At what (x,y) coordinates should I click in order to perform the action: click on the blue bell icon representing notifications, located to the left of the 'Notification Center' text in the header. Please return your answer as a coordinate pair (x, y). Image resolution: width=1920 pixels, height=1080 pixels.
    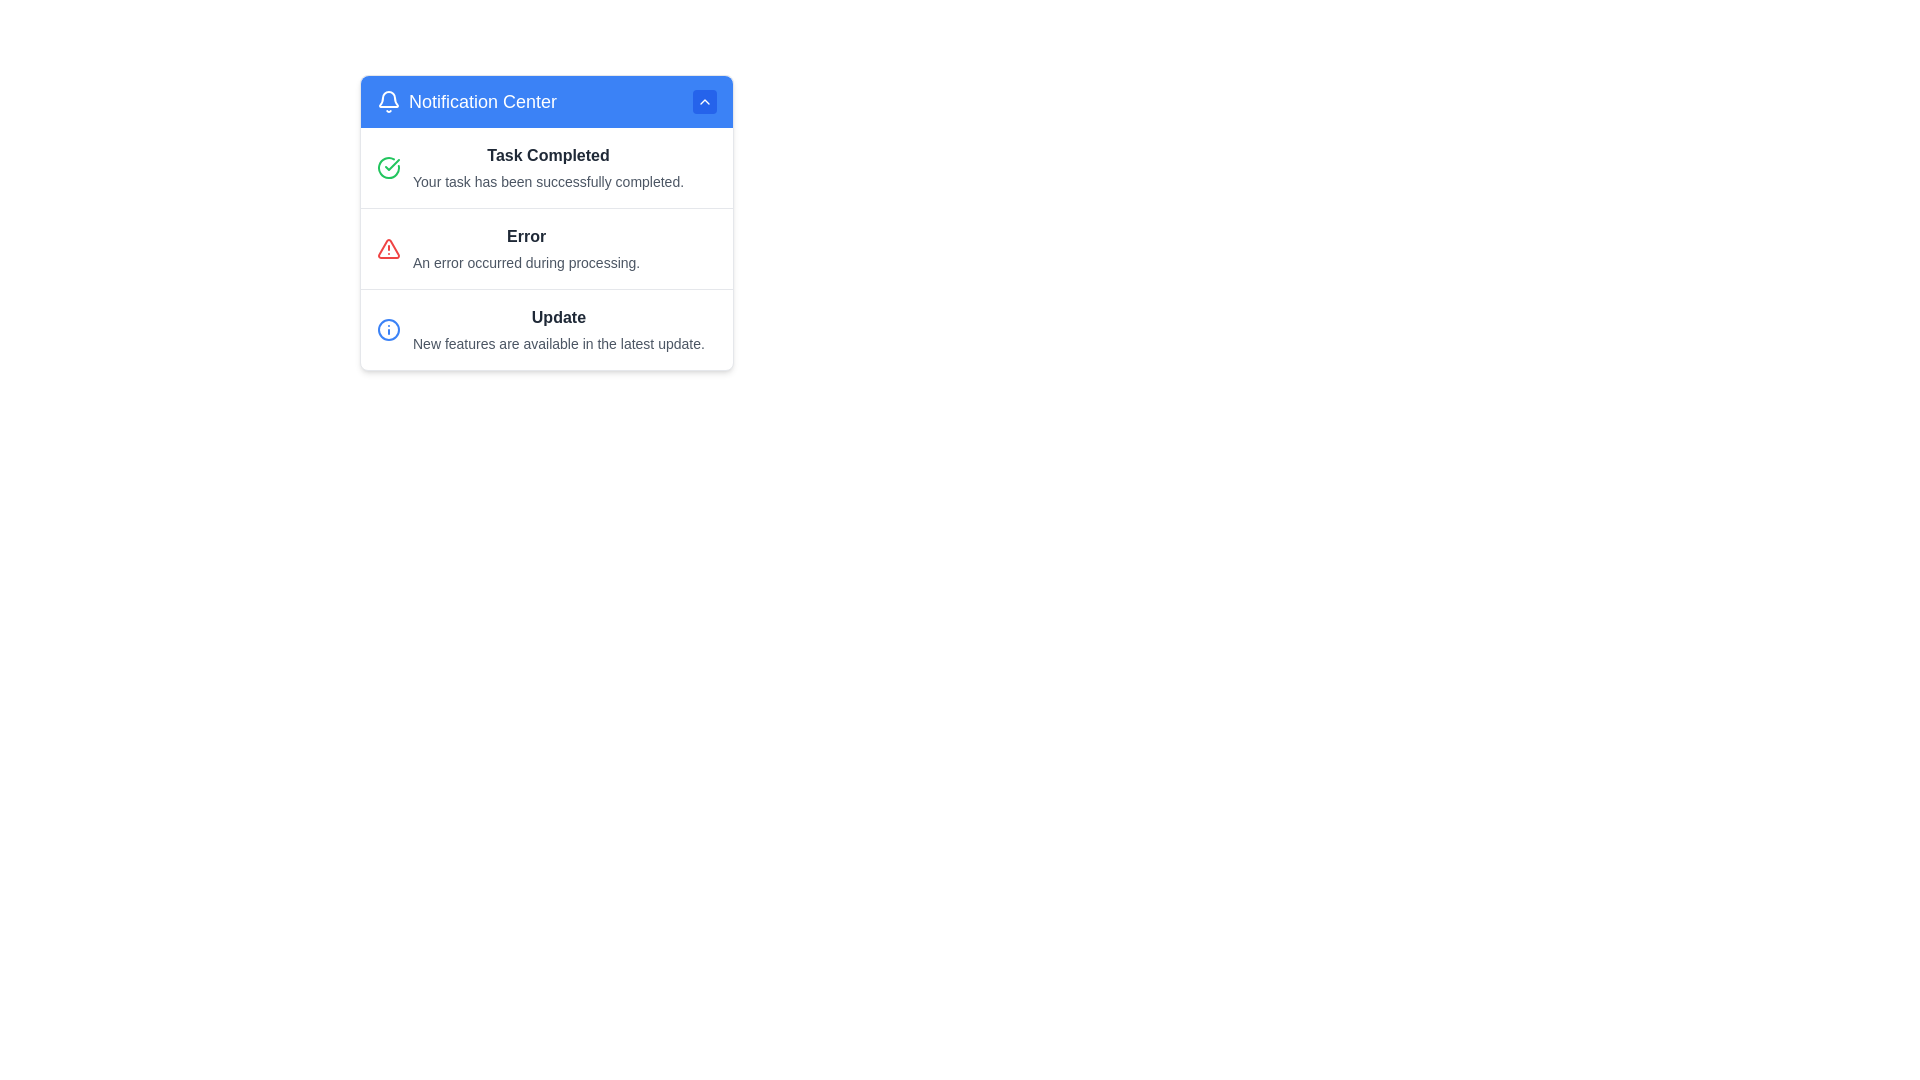
    Looking at the image, I should click on (388, 99).